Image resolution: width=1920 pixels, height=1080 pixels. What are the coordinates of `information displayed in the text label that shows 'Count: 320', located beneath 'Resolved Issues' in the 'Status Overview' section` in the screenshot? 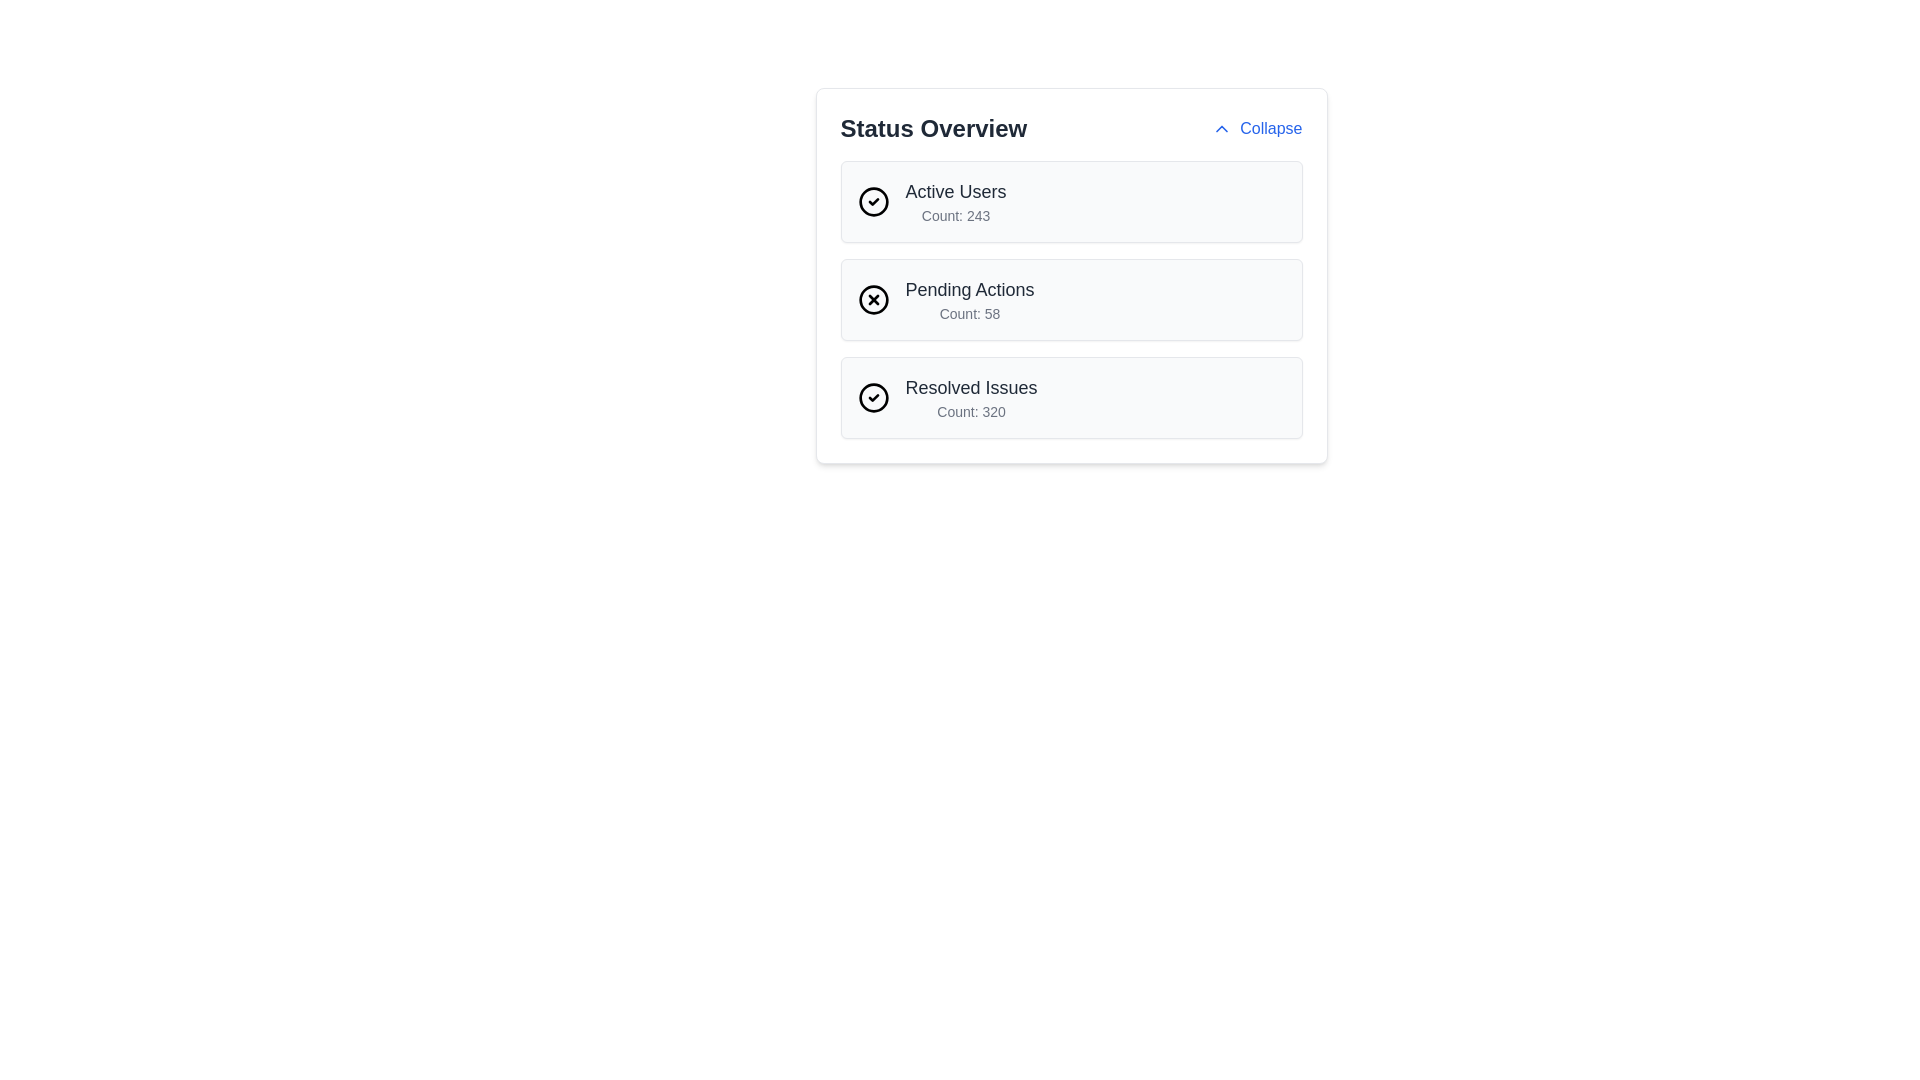 It's located at (971, 411).